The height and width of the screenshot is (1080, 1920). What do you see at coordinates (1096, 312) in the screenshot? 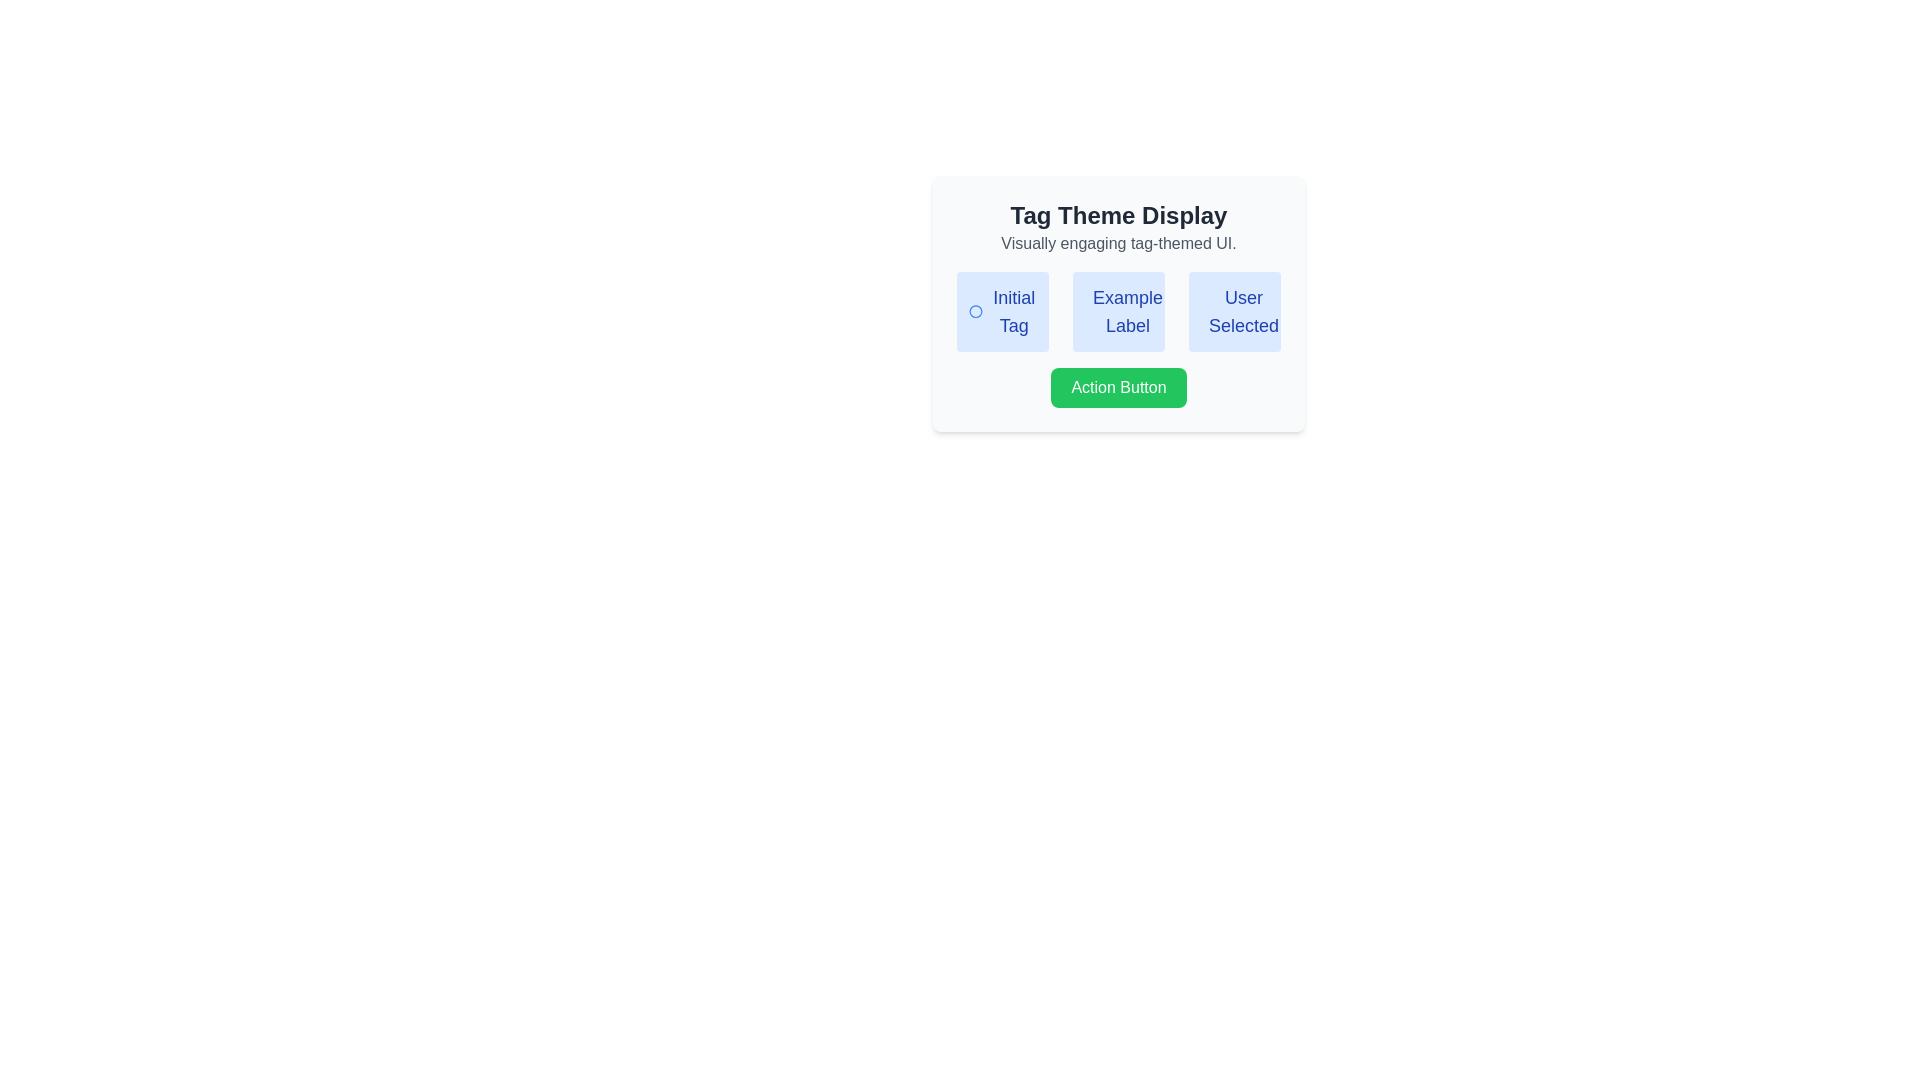
I see `the circular graphical element with a blue outline, which is centered on the light blue button labeled 'Example Label' in the three-button group under 'Tag Theme Display'` at bounding box center [1096, 312].